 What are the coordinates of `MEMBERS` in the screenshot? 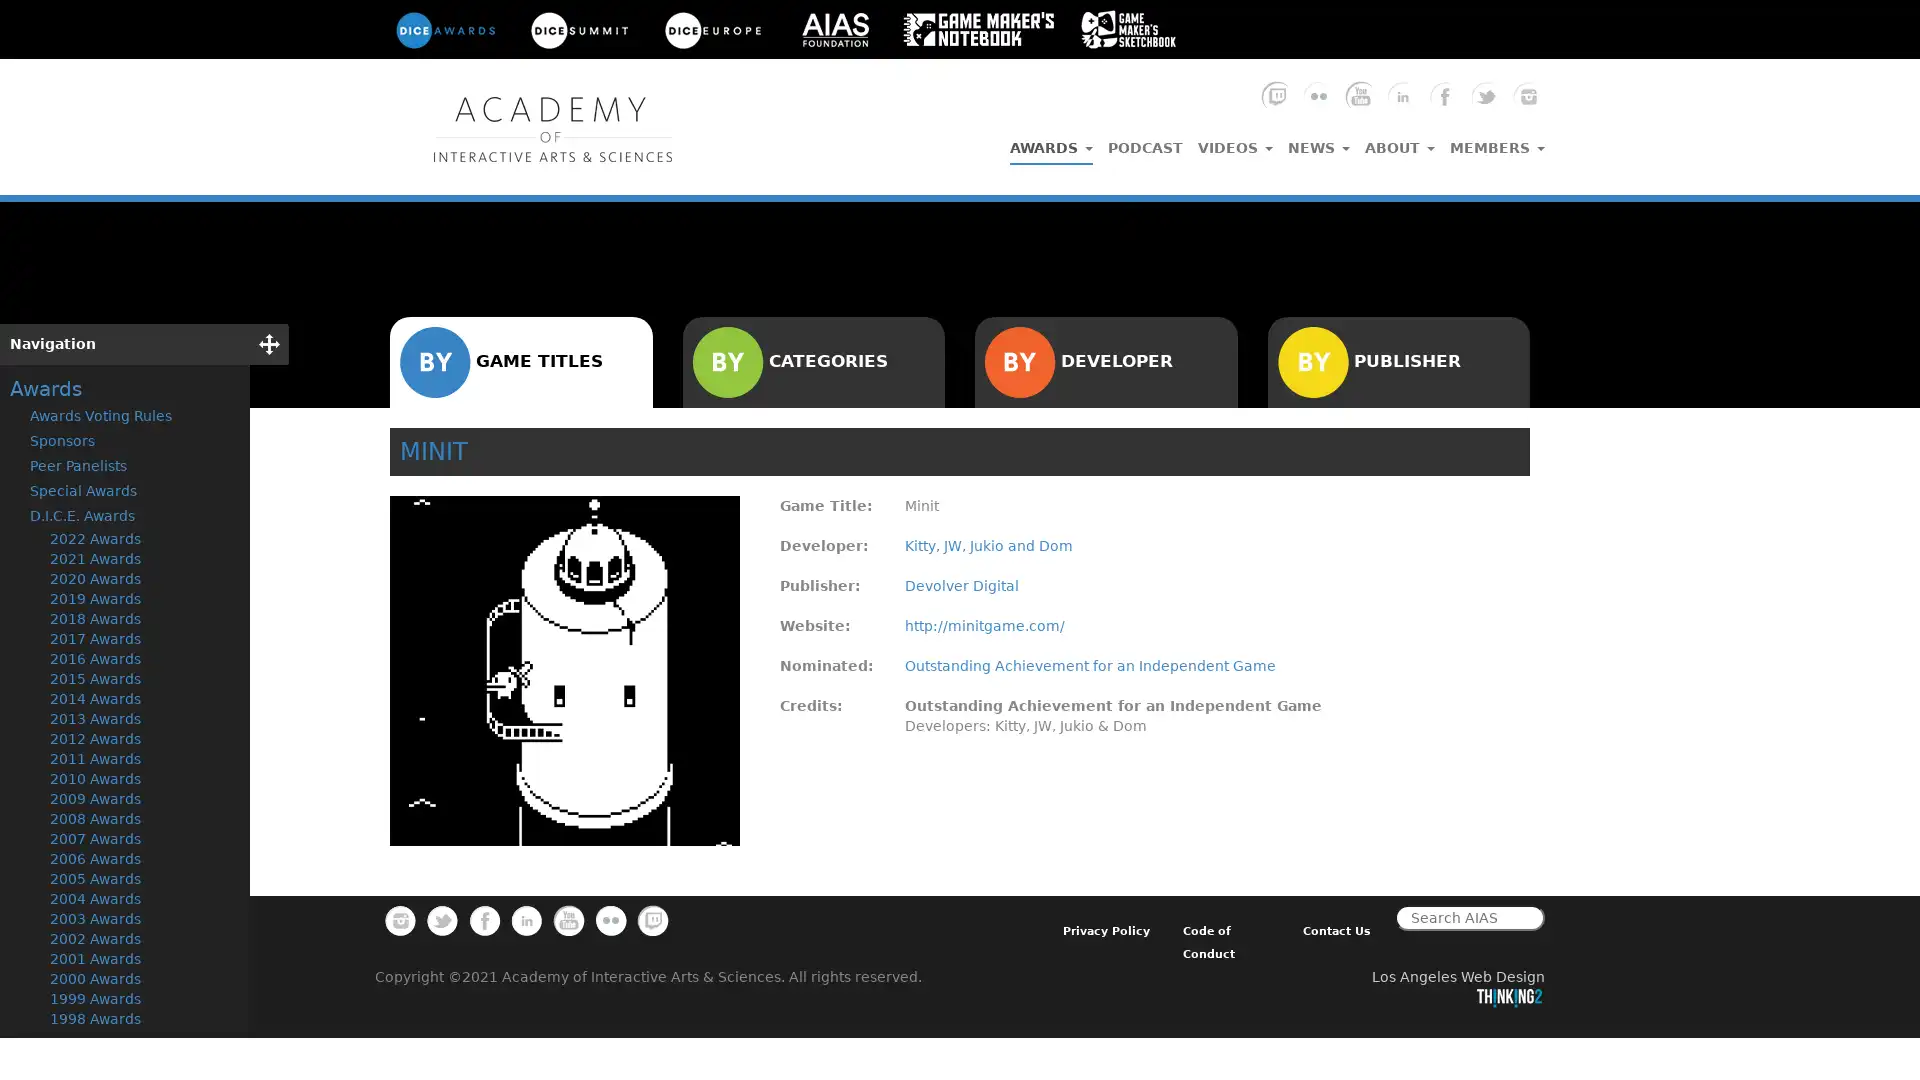 It's located at (1497, 141).